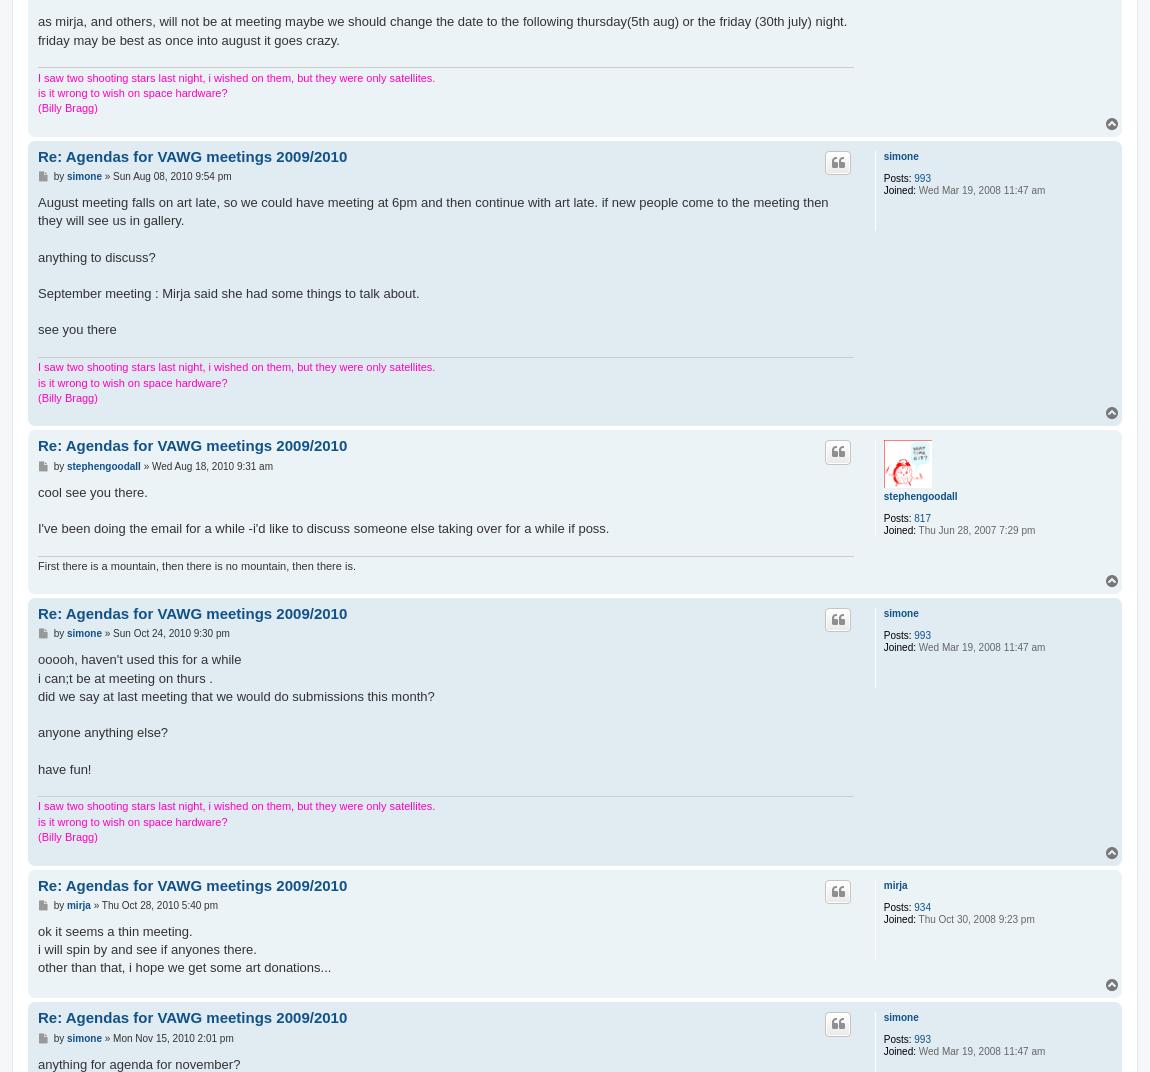  What do you see at coordinates (36, 659) in the screenshot?
I see `'ooooh, haven't used this for a while'` at bounding box center [36, 659].